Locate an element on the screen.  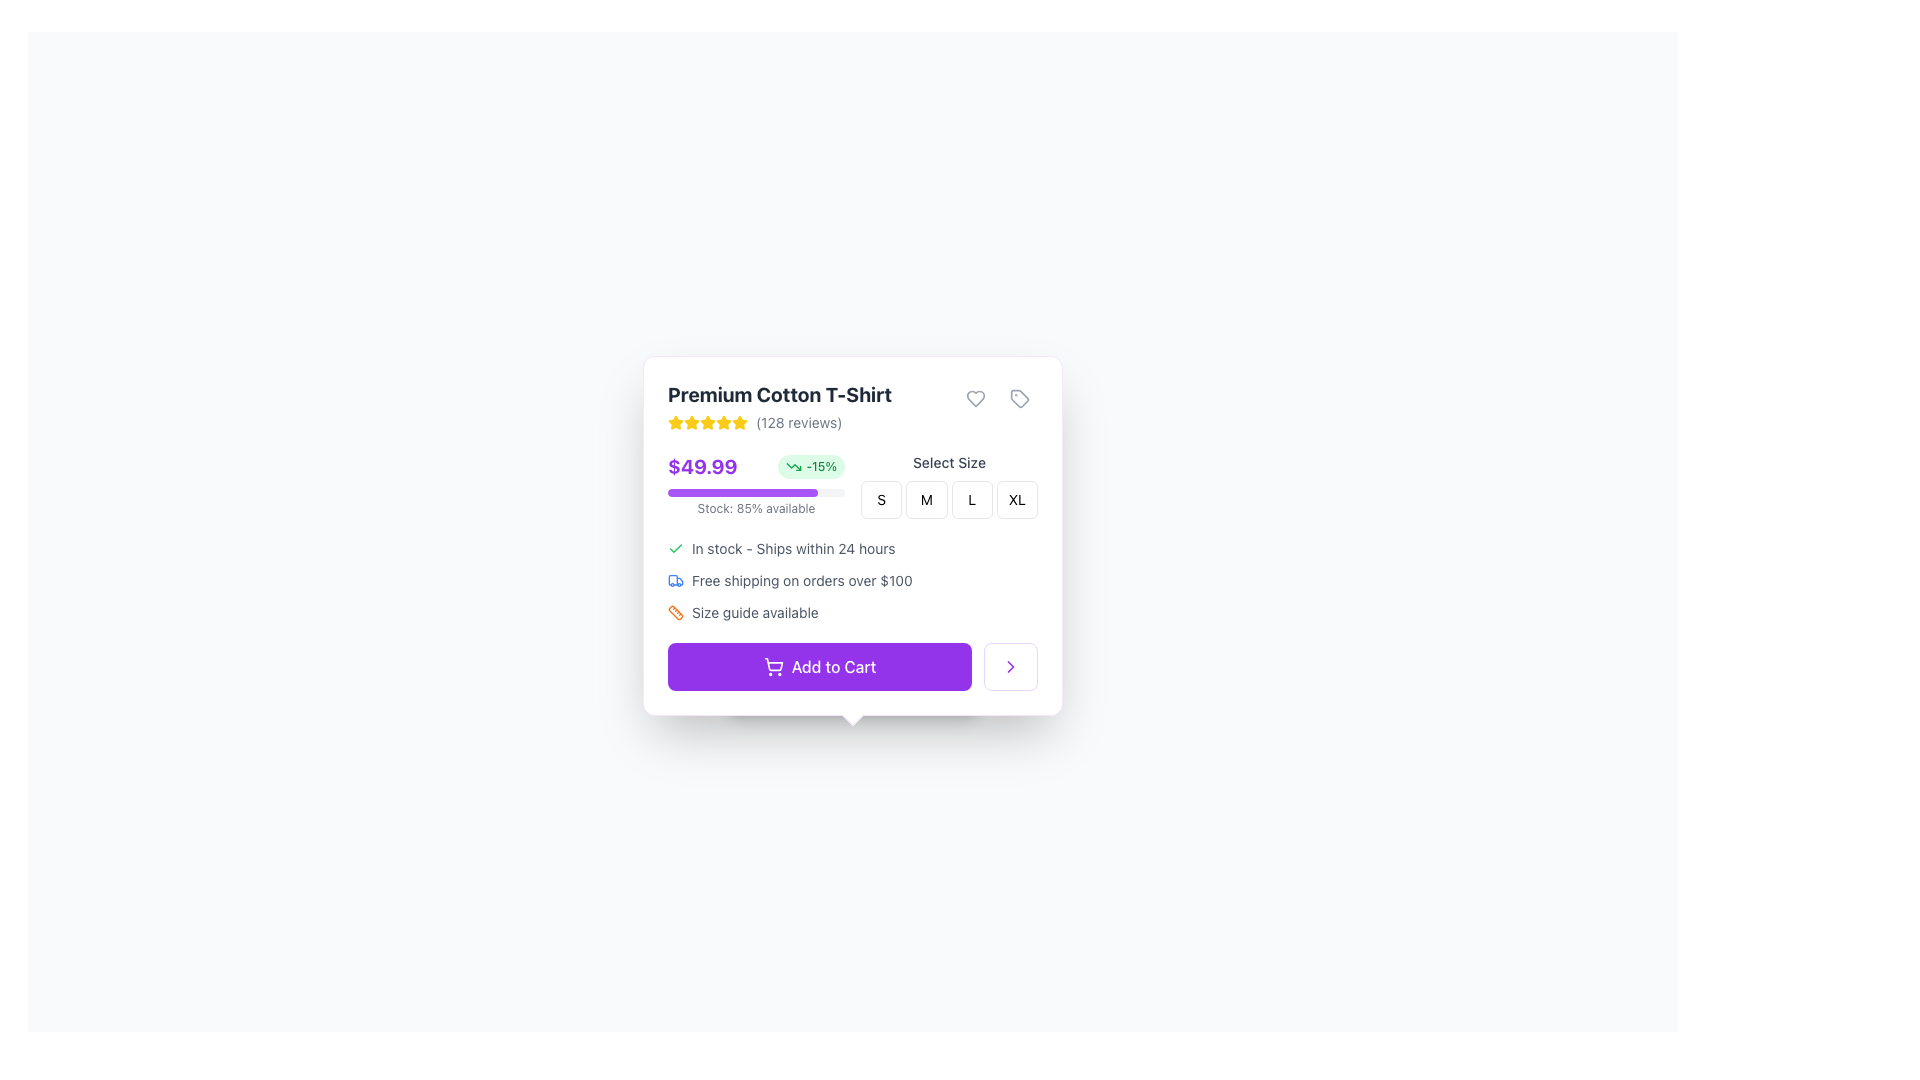
the rectangular badge with a light green background featuring a downward trending arrow icon and the text '-15%' in bold green font, located near the top-right corner of a card layout is located at coordinates (811, 466).